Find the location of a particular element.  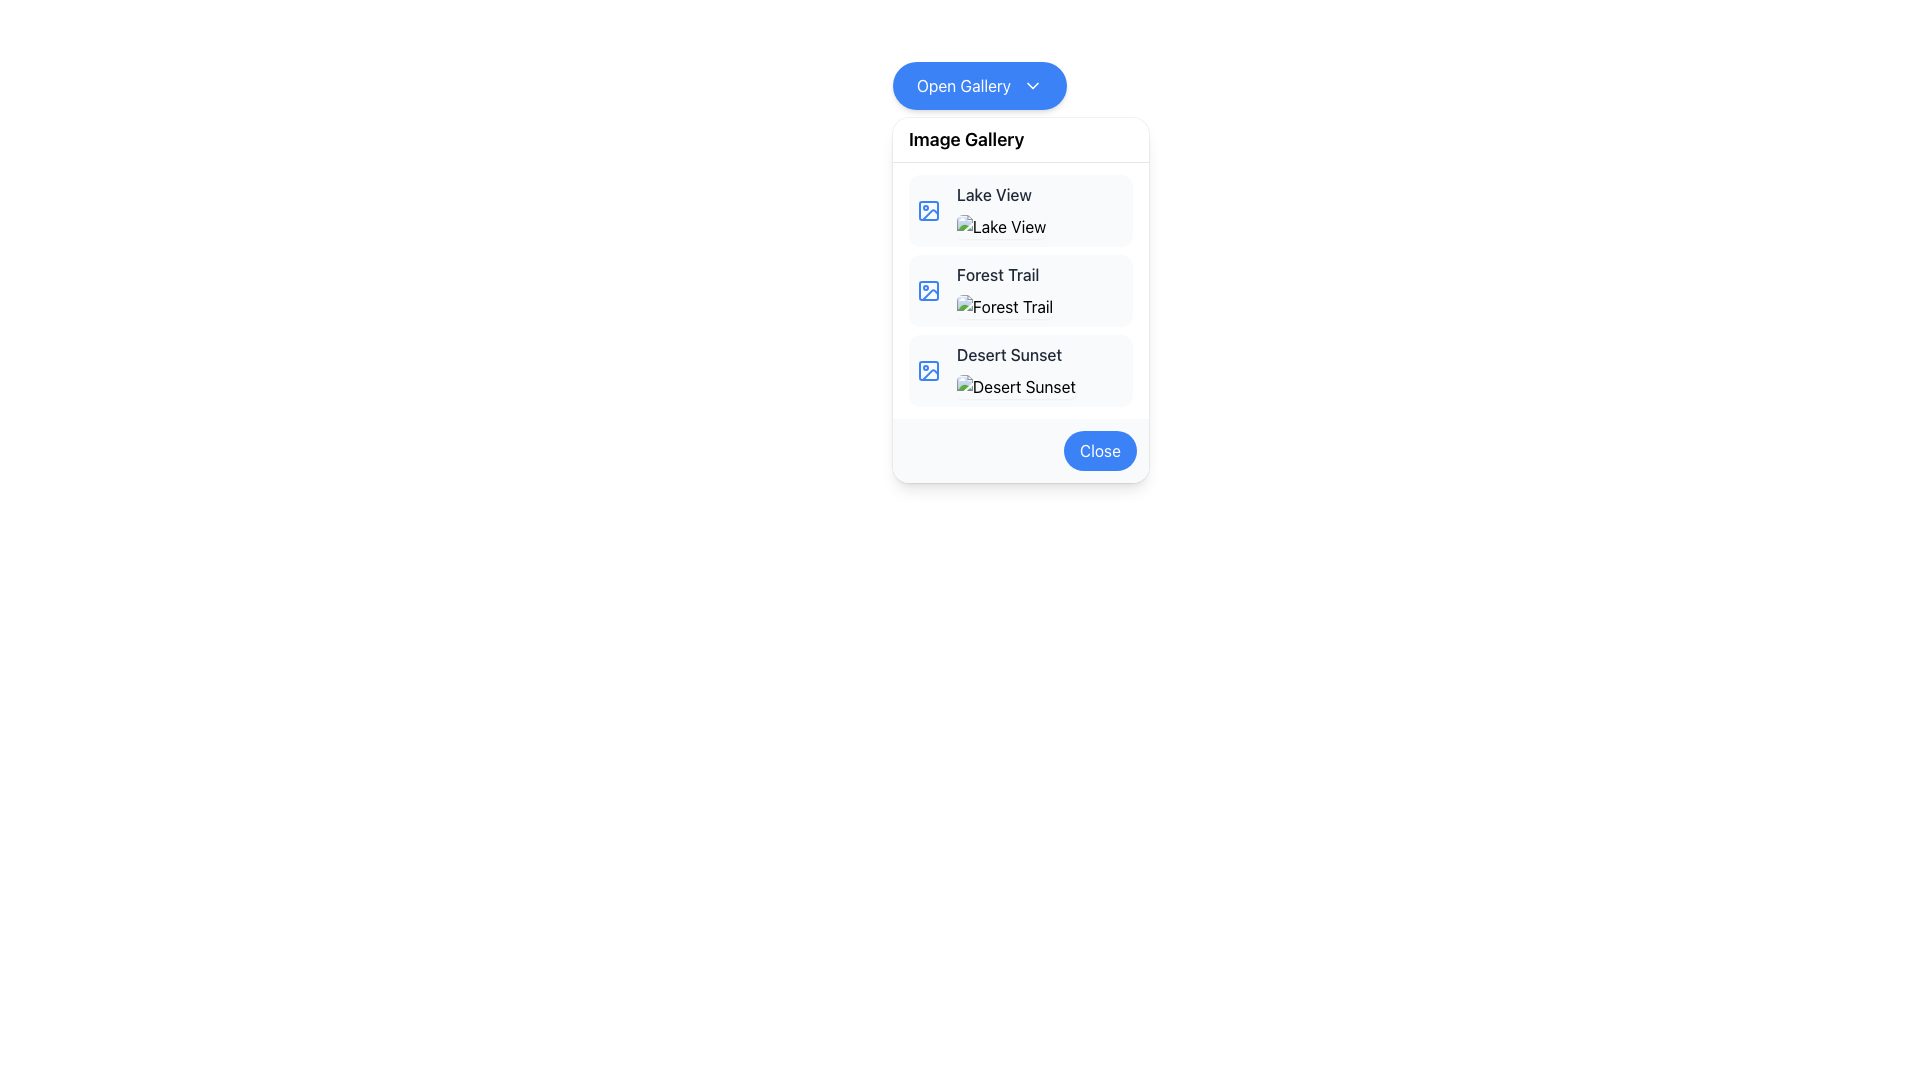

the blue image file icon with rounded corners located to the left of the text 'Desert Sunset' in the third row of the gallery list is located at coordinates (927, 370).